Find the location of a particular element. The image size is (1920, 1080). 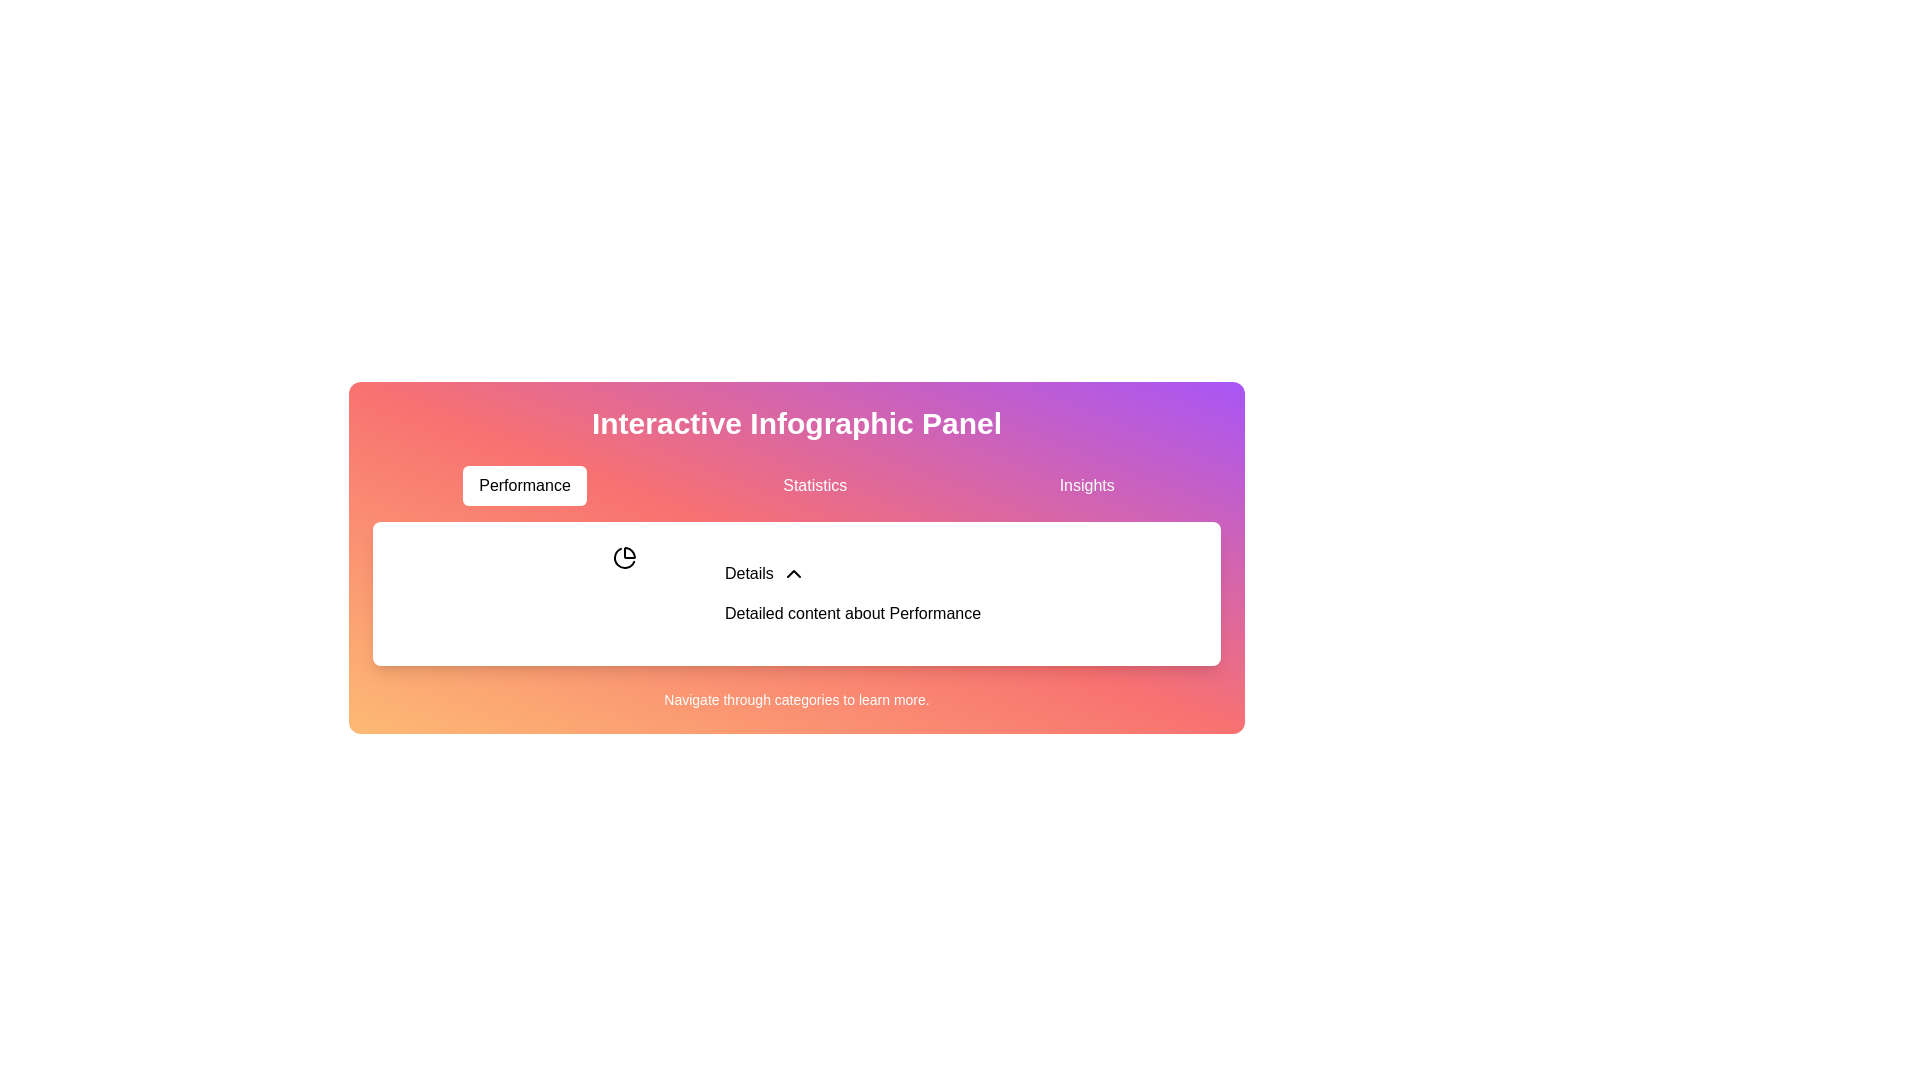

the 'Insights' button, which is the third button in a group of three horizontally aligned buttons below the title 'Interactive Infographic Panel' is located at coordinates (1085, 486).